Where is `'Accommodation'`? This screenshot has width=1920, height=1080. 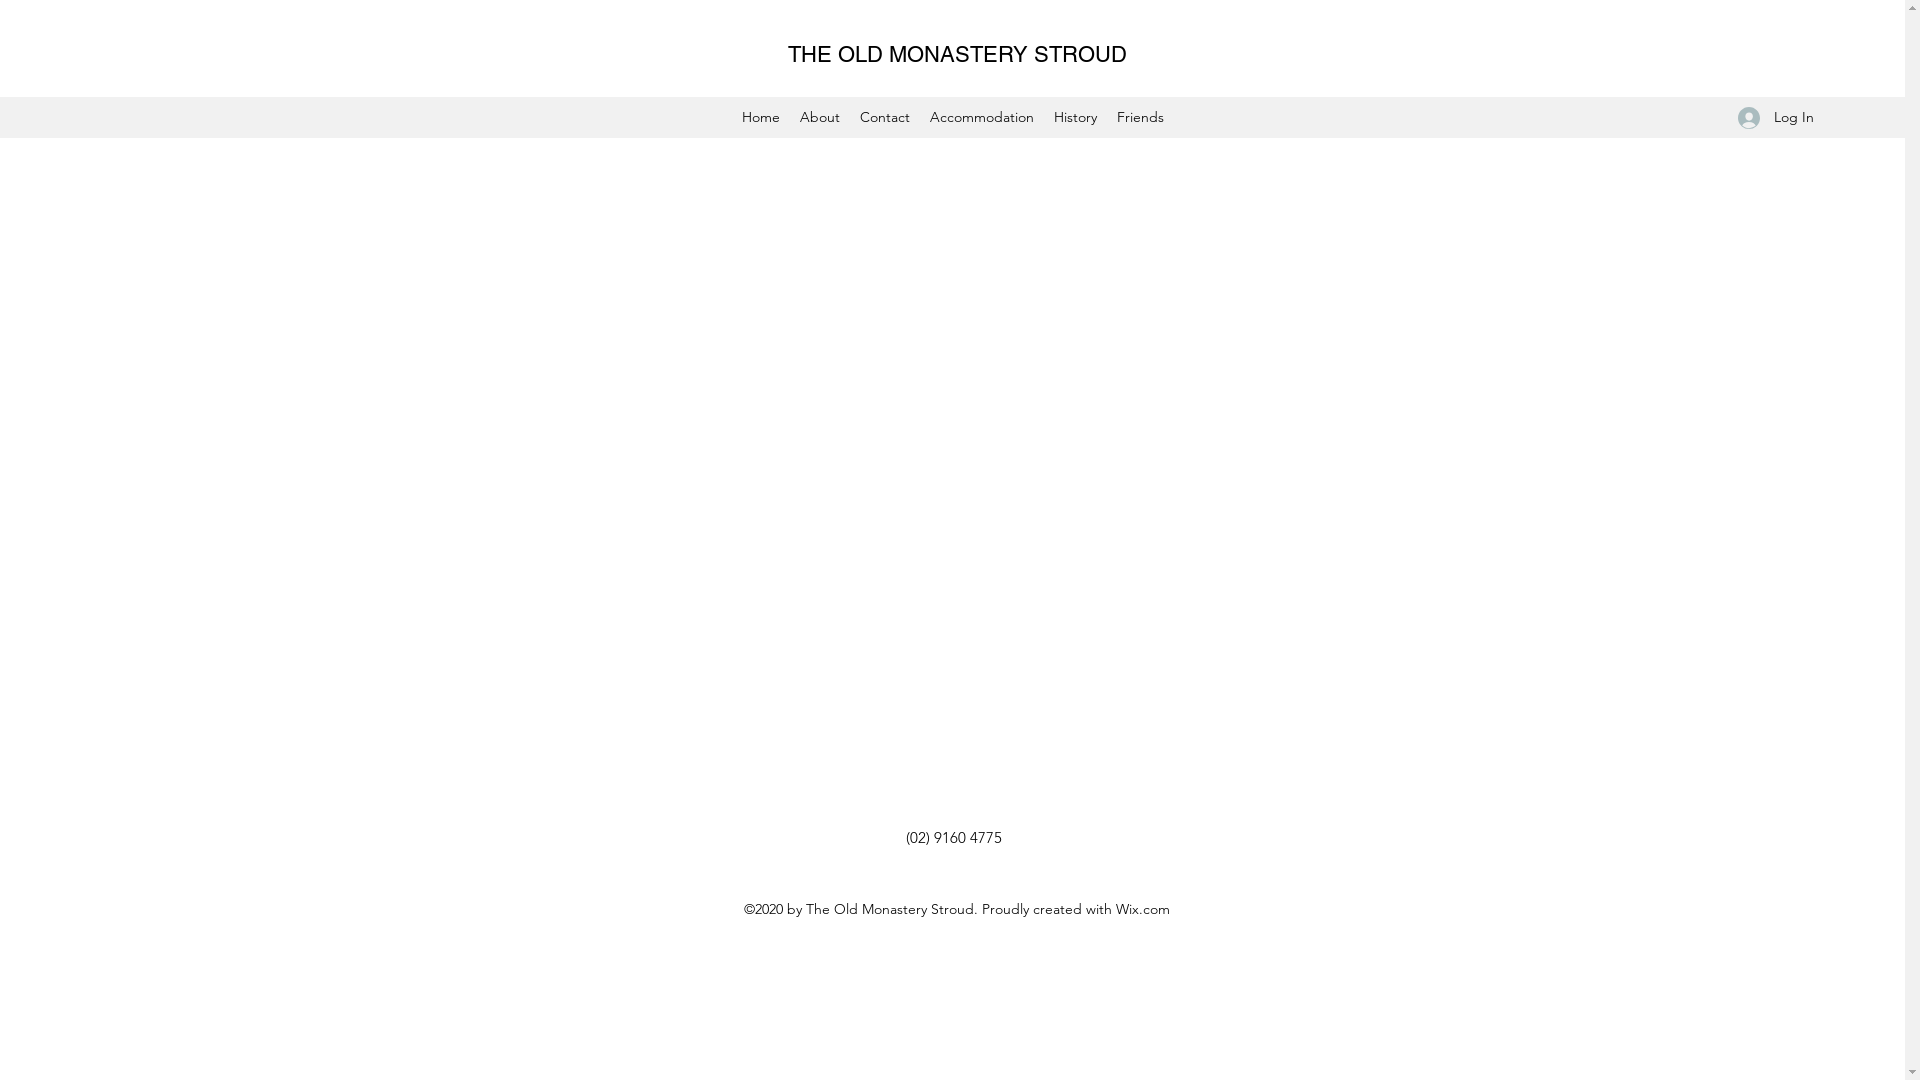
'Accommodation' is located at coordinates (982, 117).